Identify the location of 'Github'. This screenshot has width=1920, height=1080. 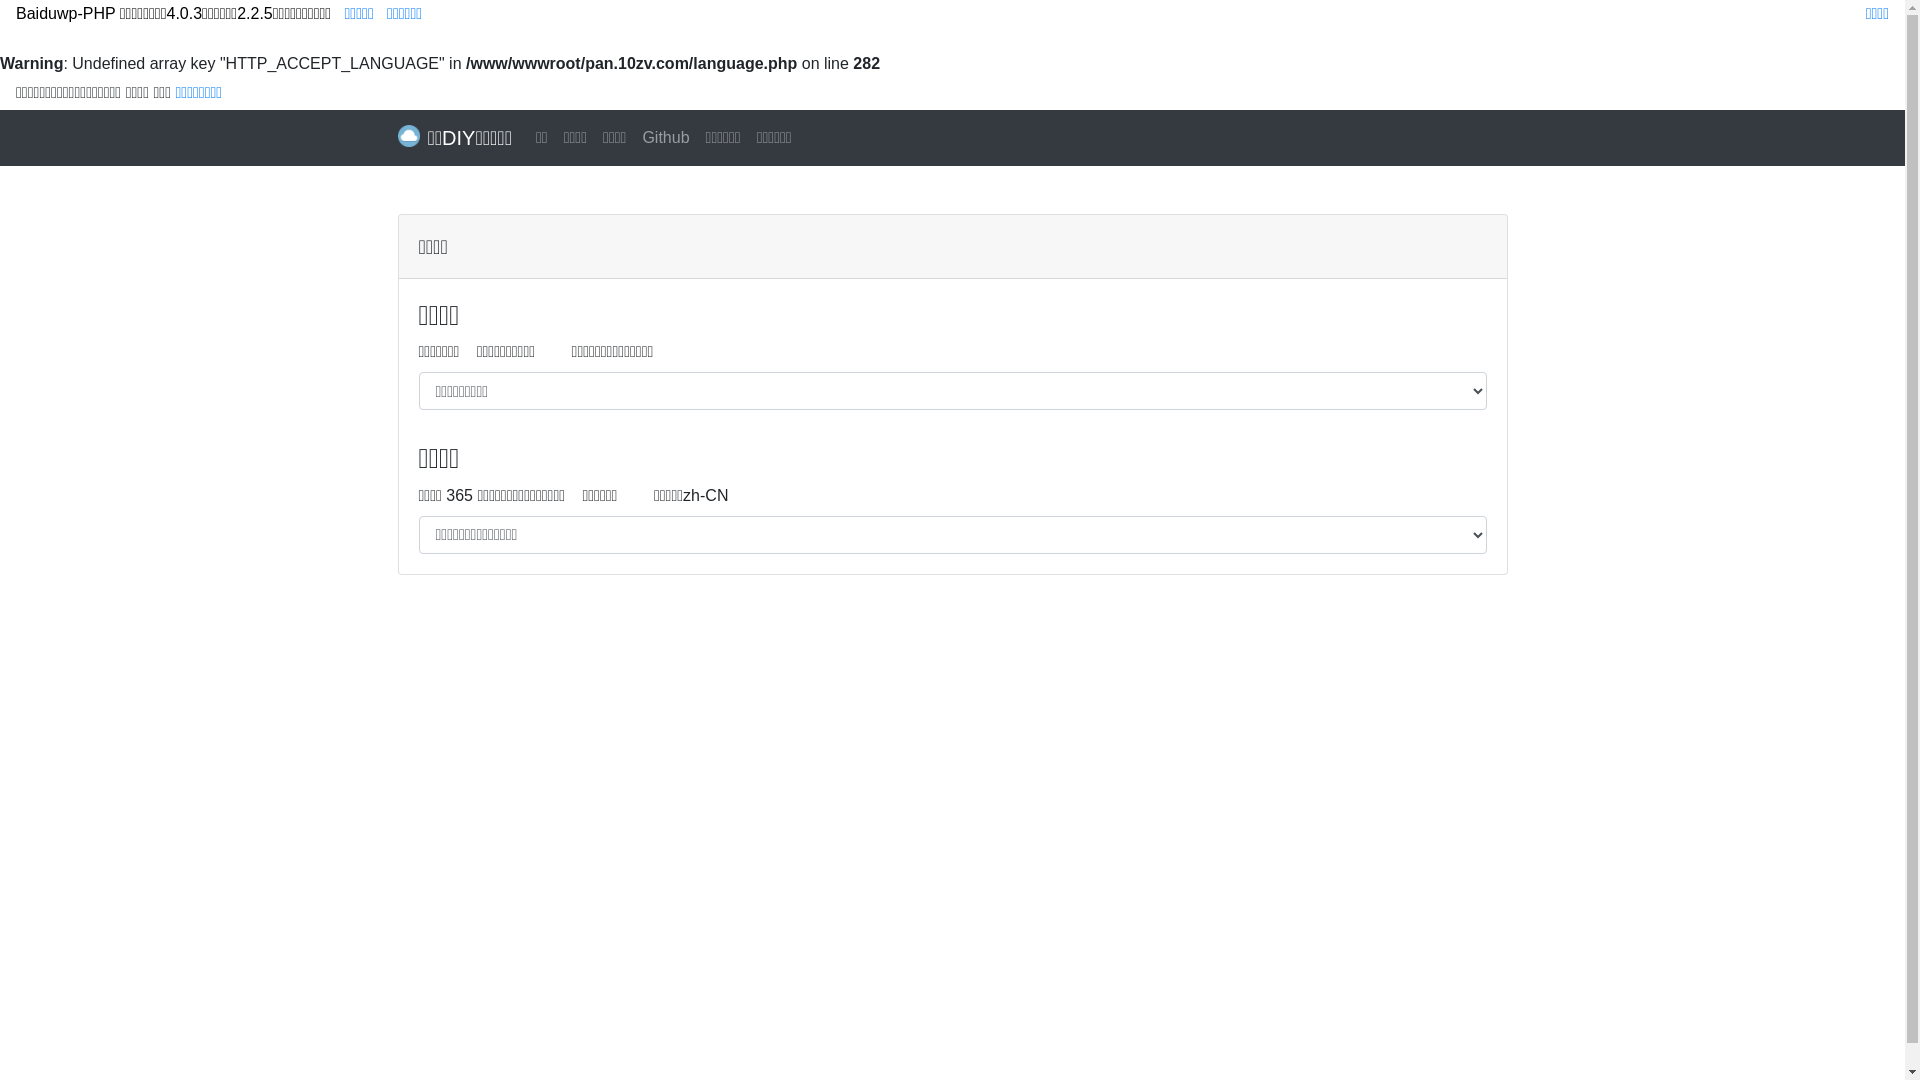
(665, 137).